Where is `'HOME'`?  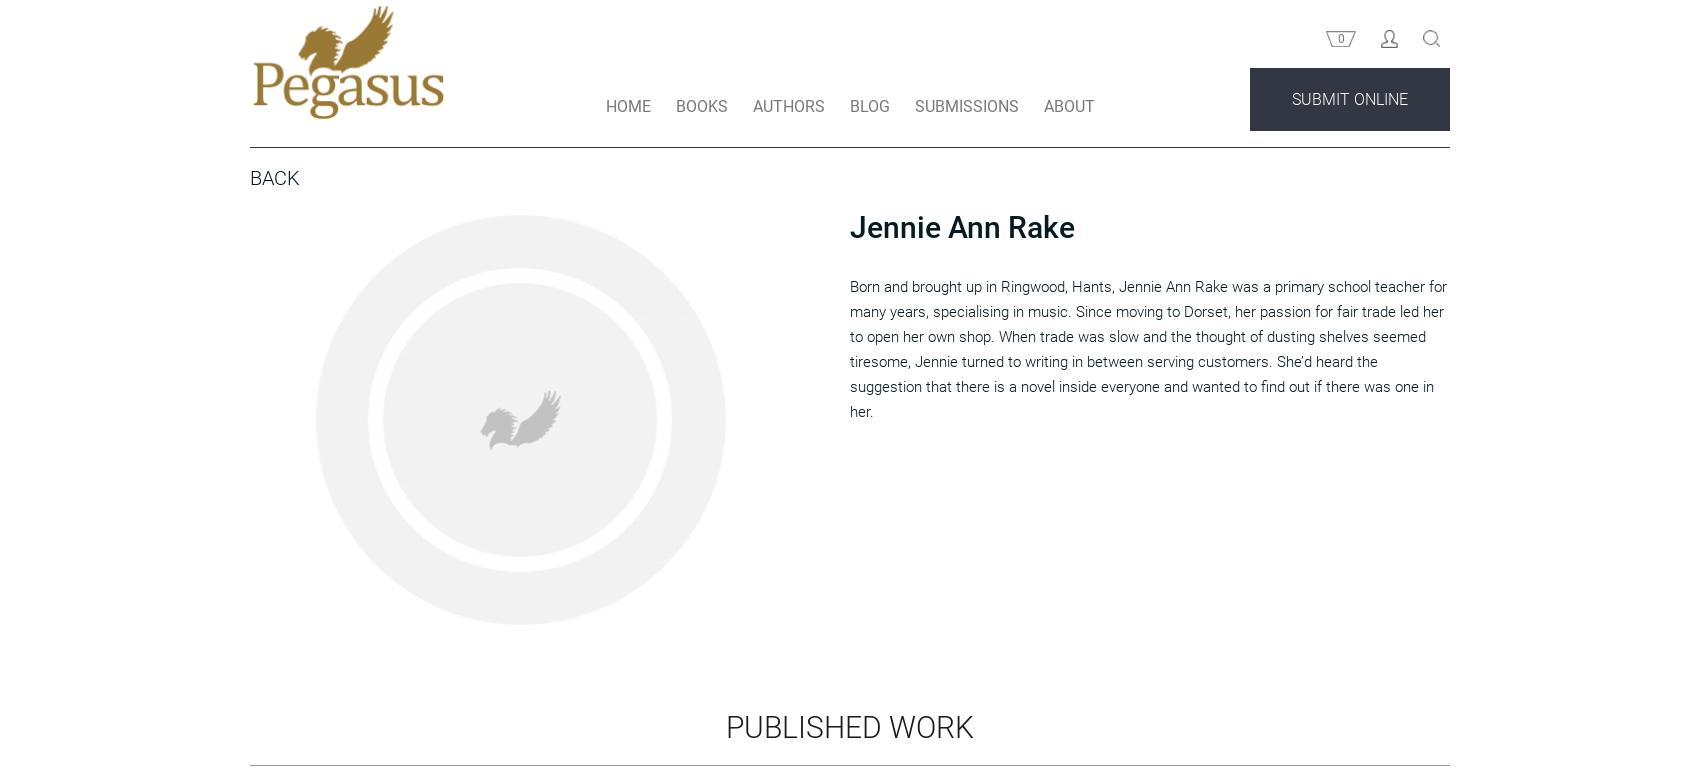 'HOME' is located at coordinates (626, 143).